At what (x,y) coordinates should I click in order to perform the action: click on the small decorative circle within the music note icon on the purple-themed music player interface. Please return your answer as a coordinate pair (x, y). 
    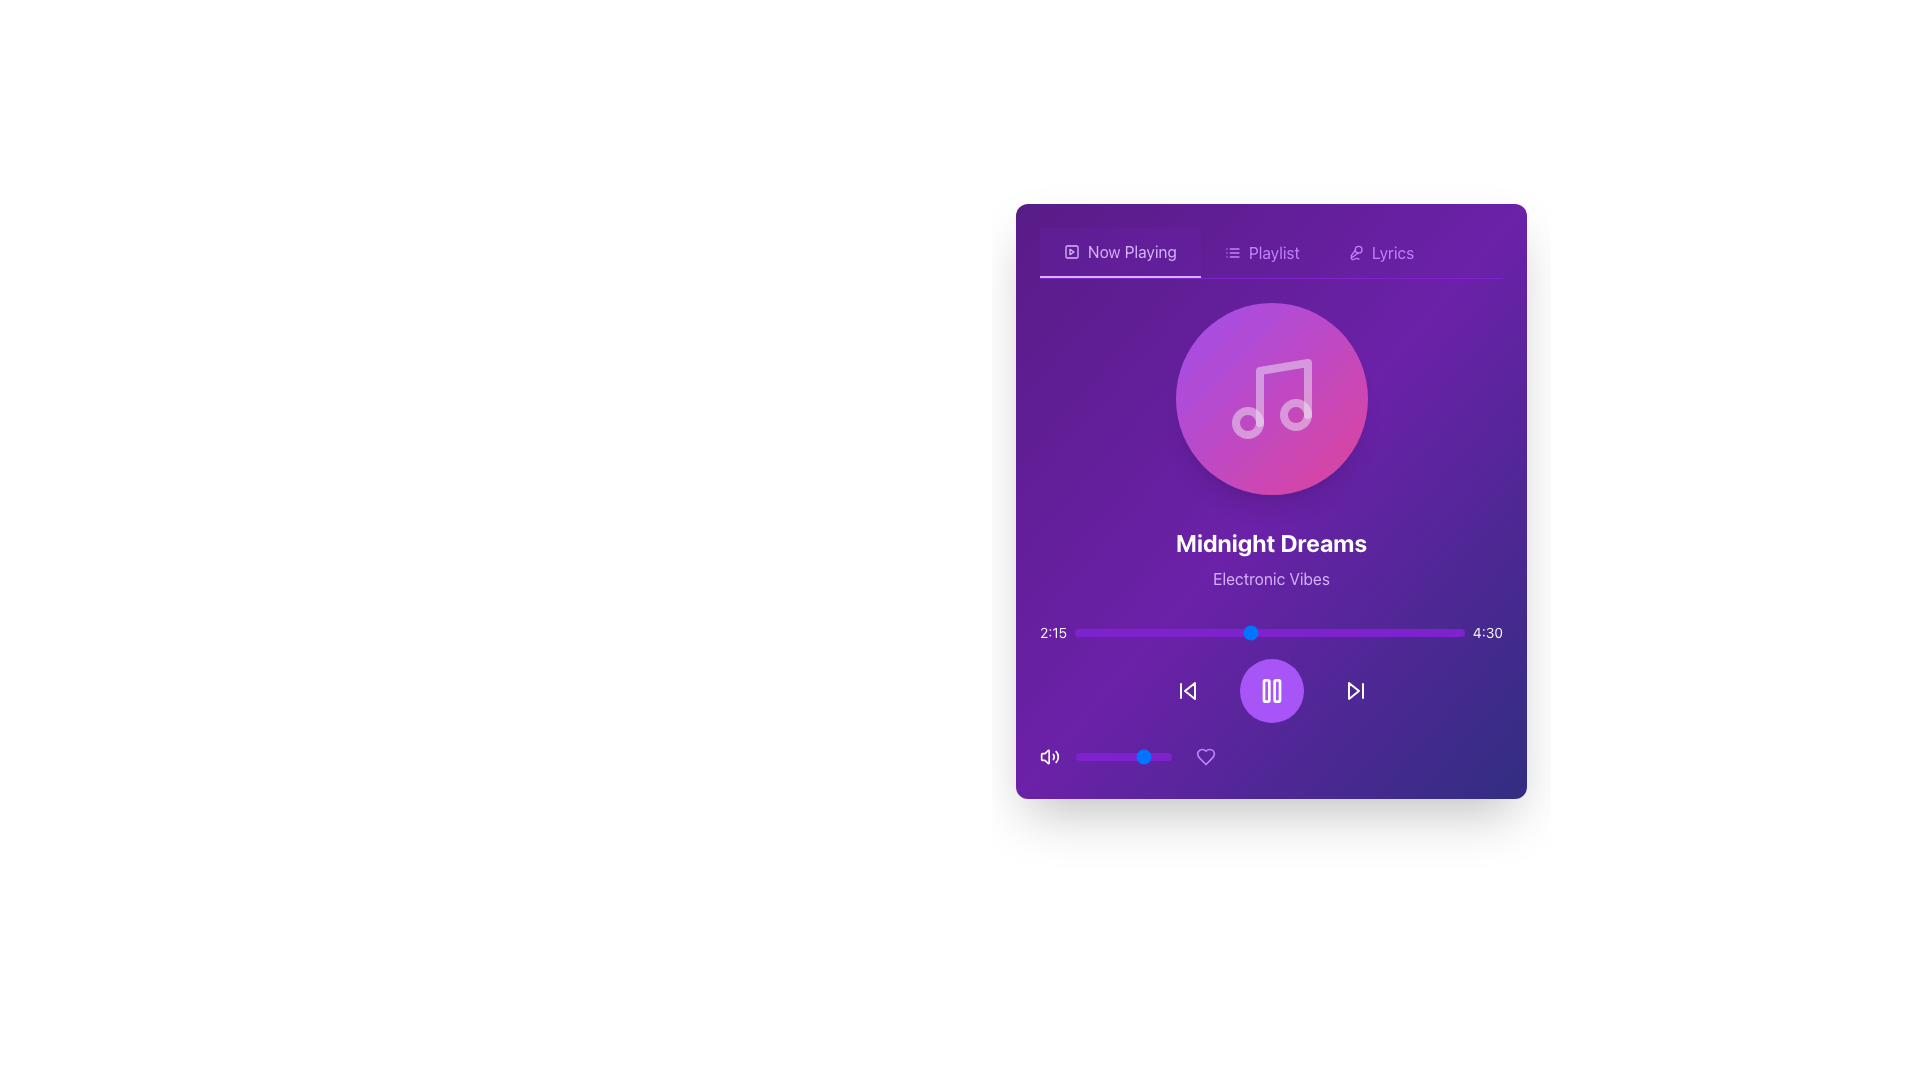
    Looking at the image, I should click on (1295, 414).